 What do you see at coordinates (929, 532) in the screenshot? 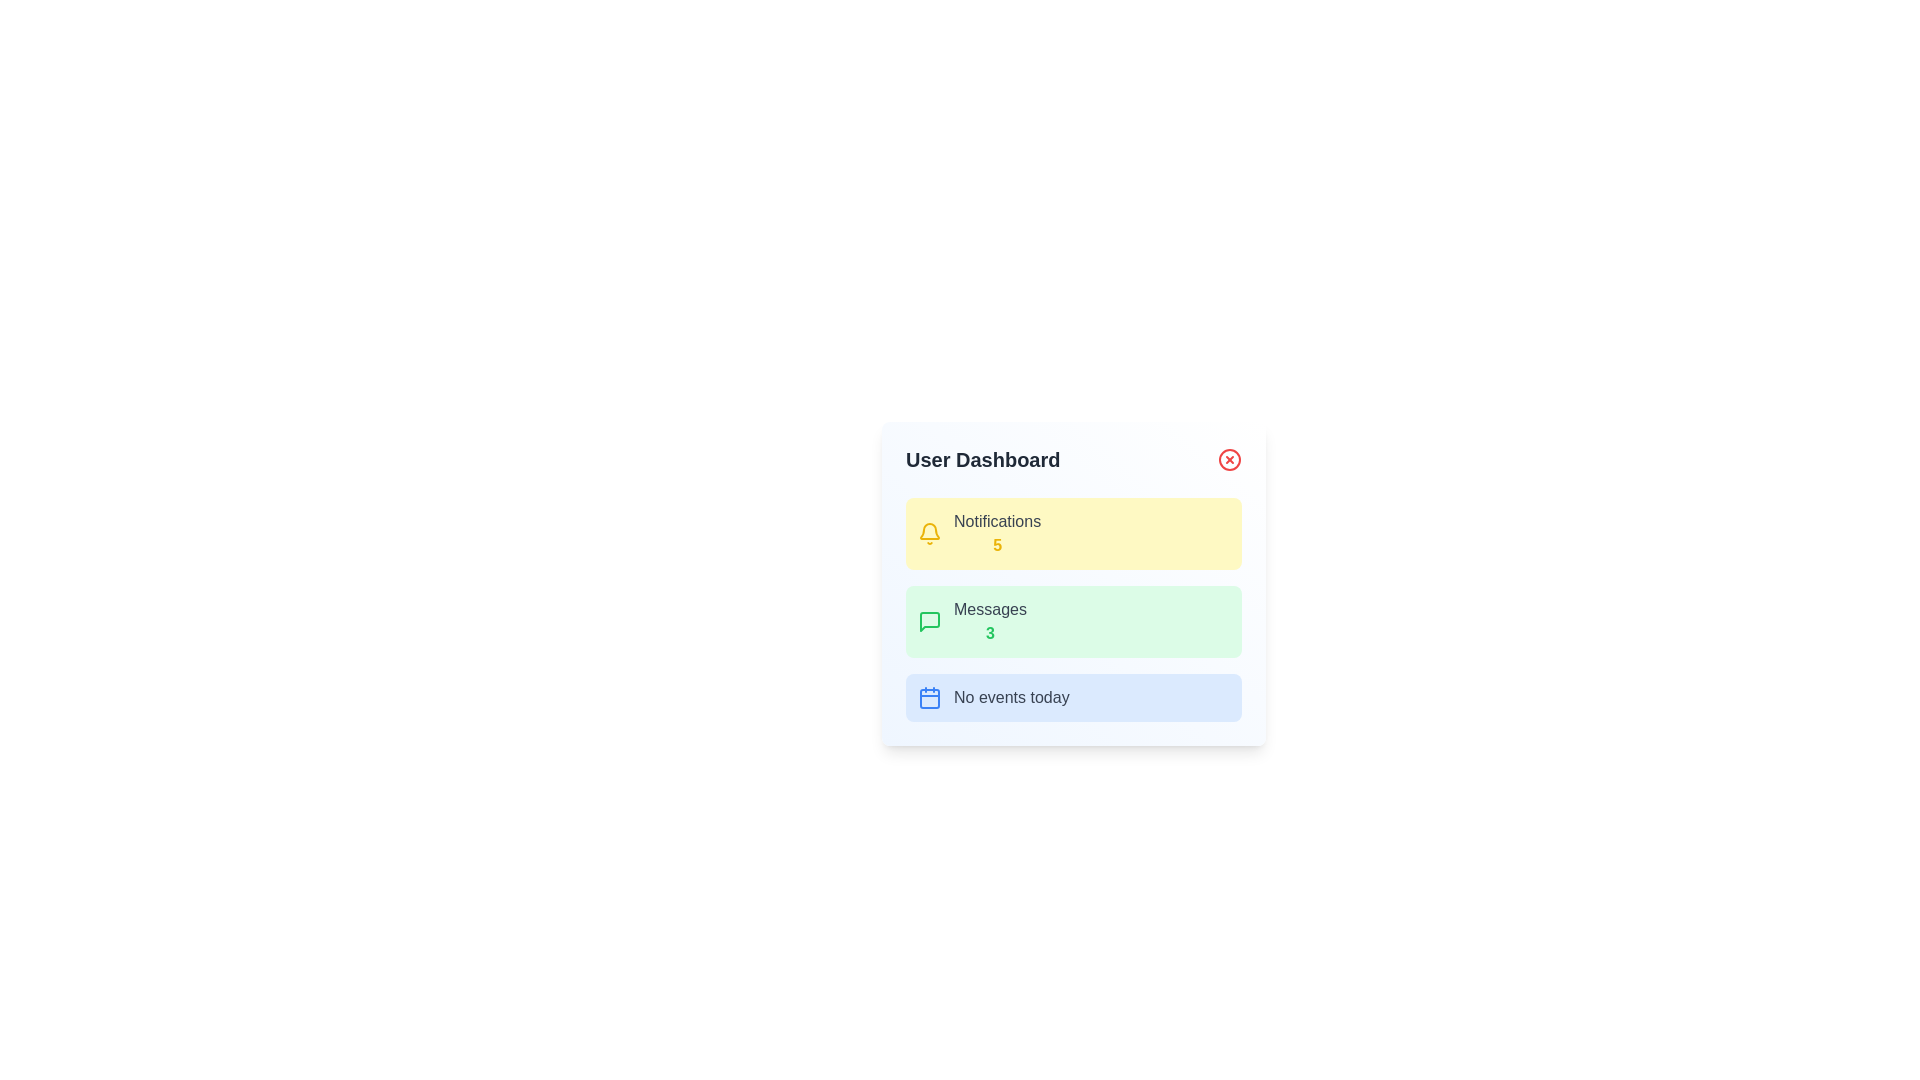
I see `the notification icon located to the left of the 'Notifications 5' text within the yellow-background rectangle` at bounding box center [929, 532].